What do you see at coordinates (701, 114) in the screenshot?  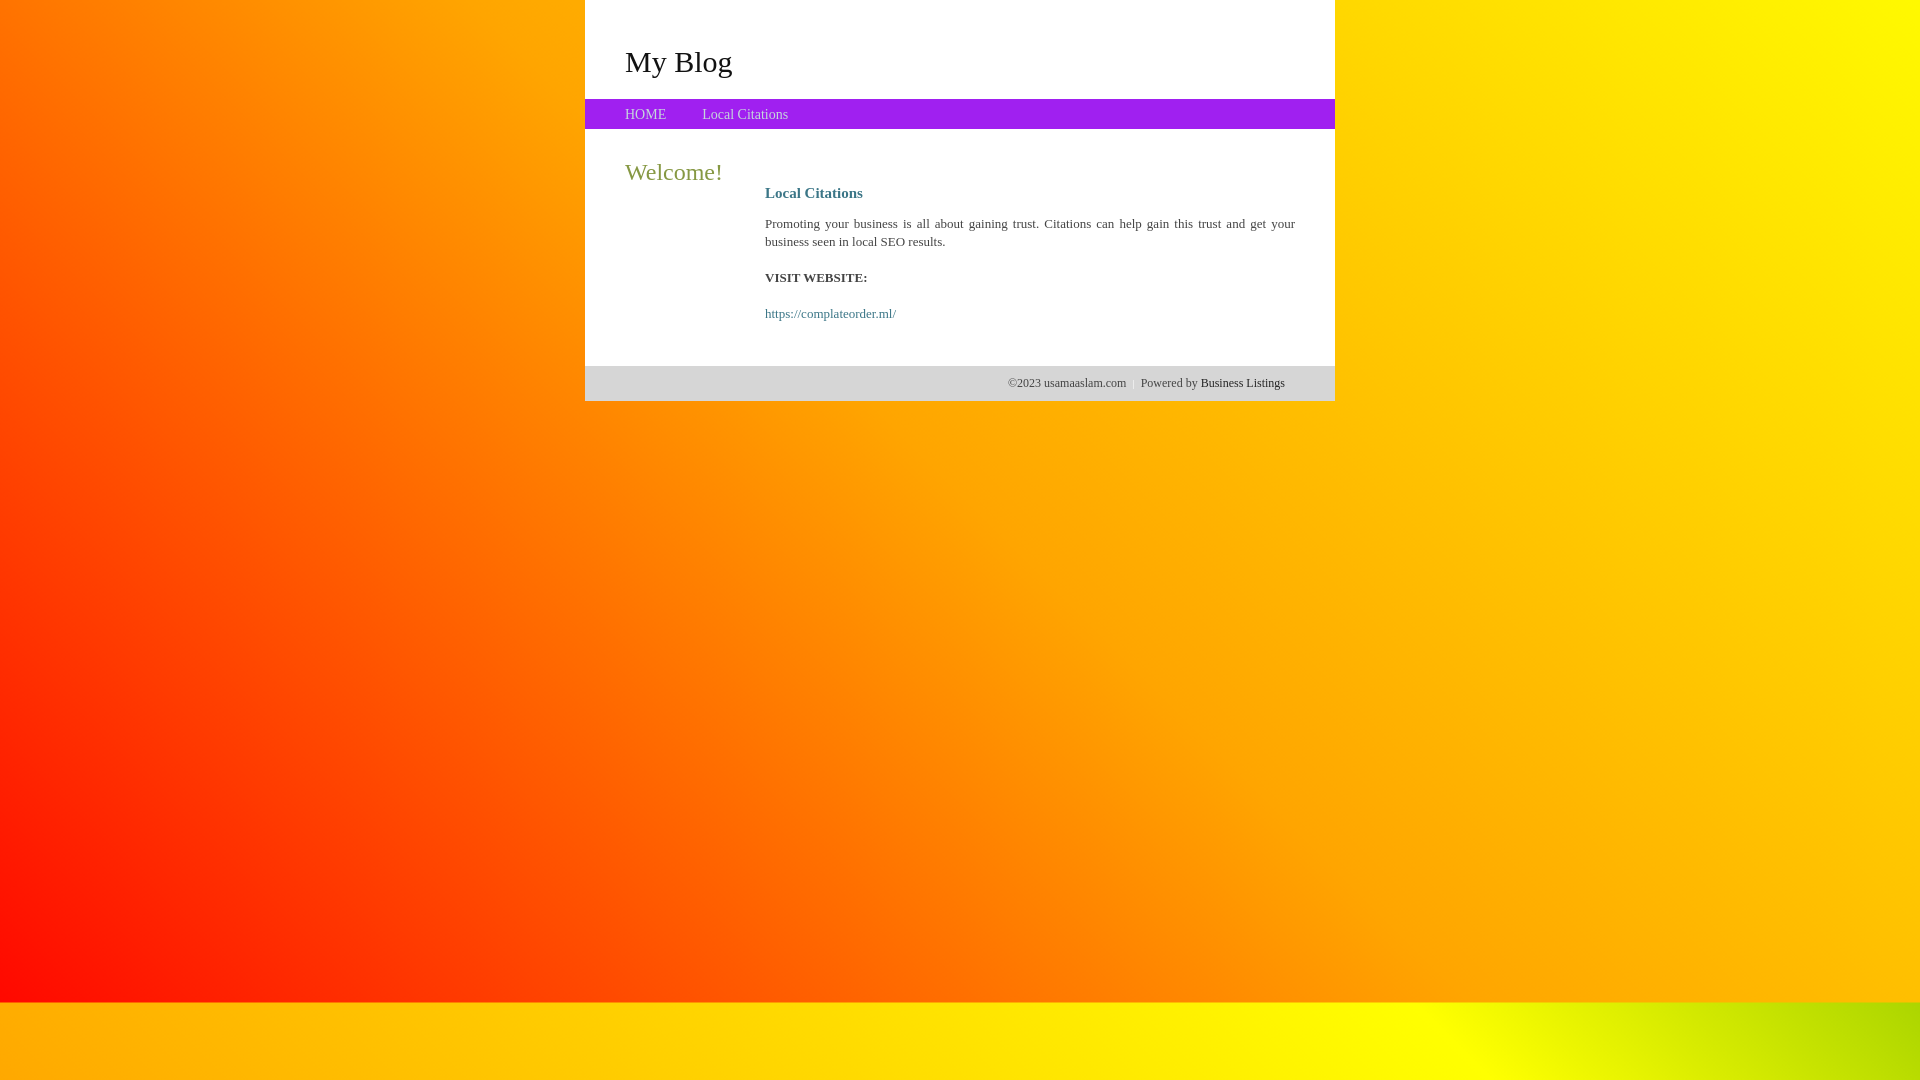 I see `'Local Citations'` at bounding box center [701, 114].